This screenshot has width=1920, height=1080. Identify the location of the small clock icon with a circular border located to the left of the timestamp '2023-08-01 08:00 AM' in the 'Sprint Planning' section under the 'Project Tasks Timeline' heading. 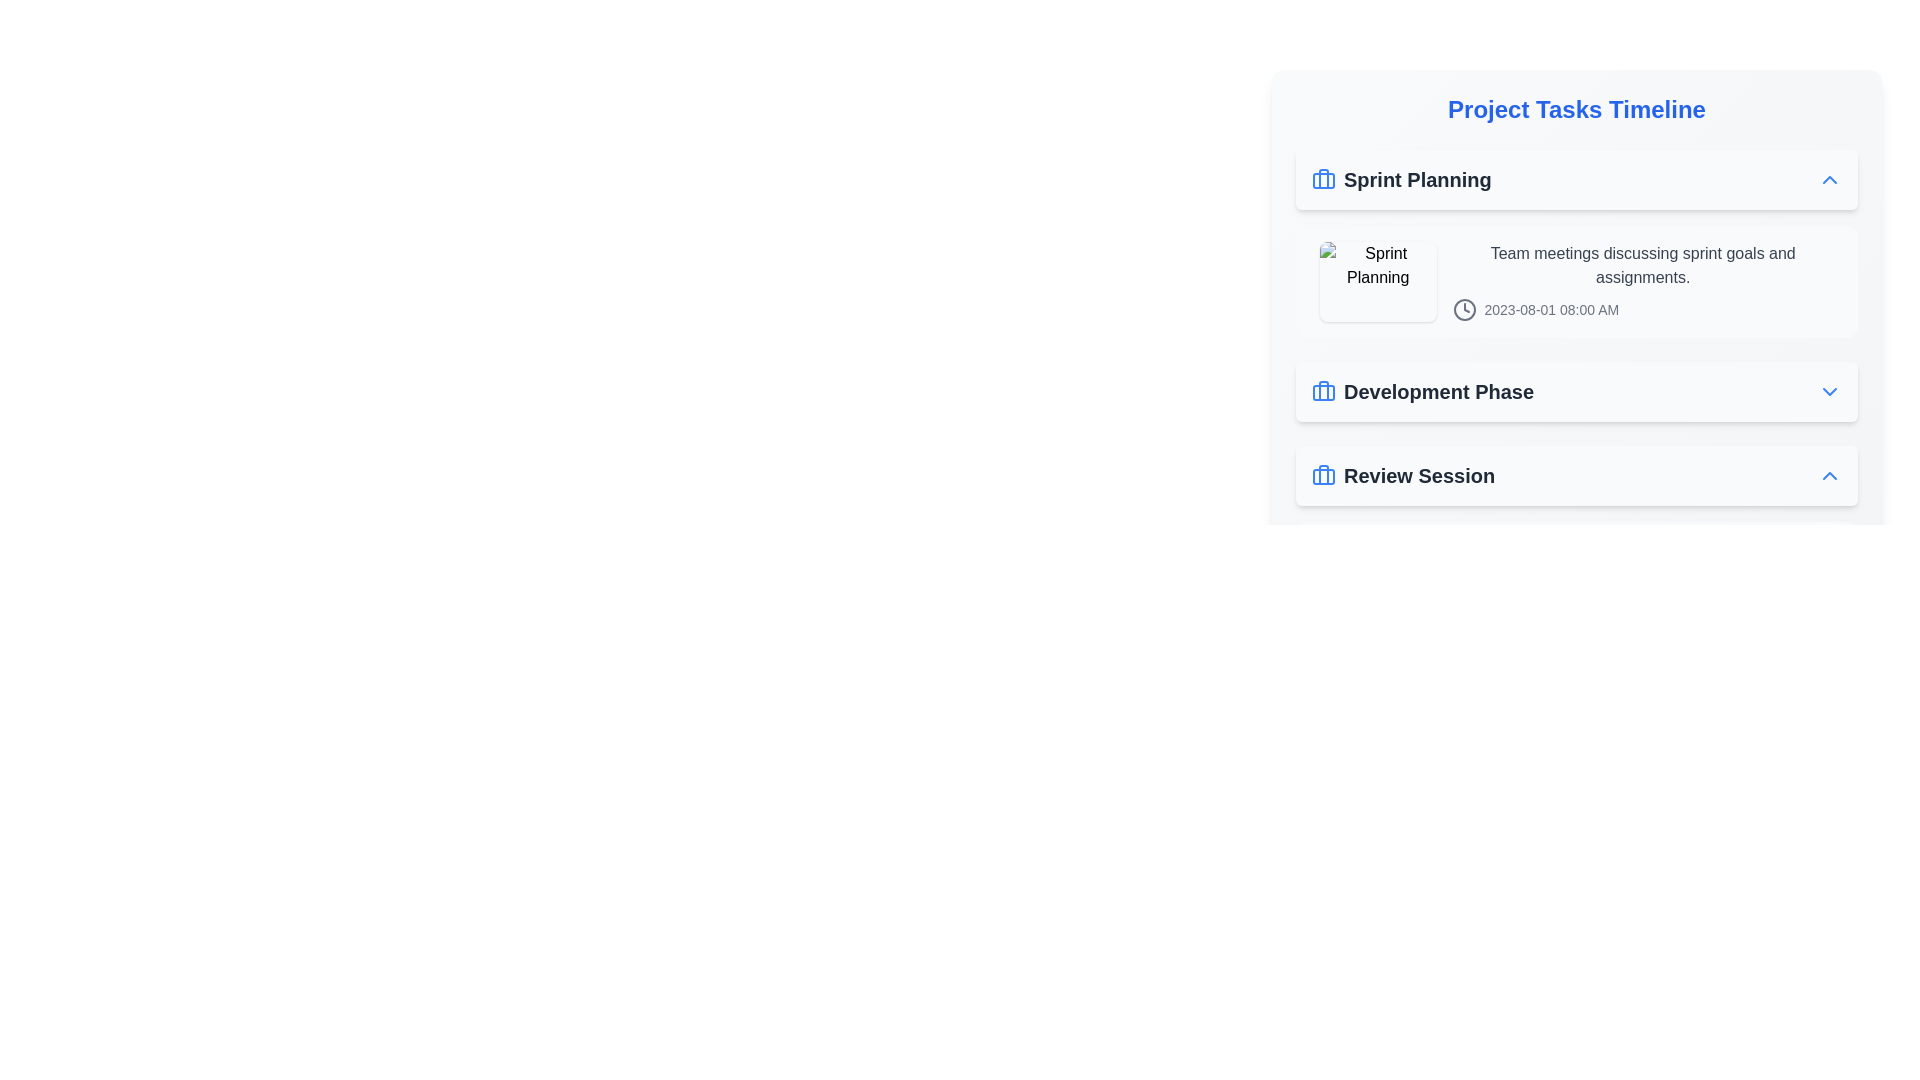
(1464, 309).